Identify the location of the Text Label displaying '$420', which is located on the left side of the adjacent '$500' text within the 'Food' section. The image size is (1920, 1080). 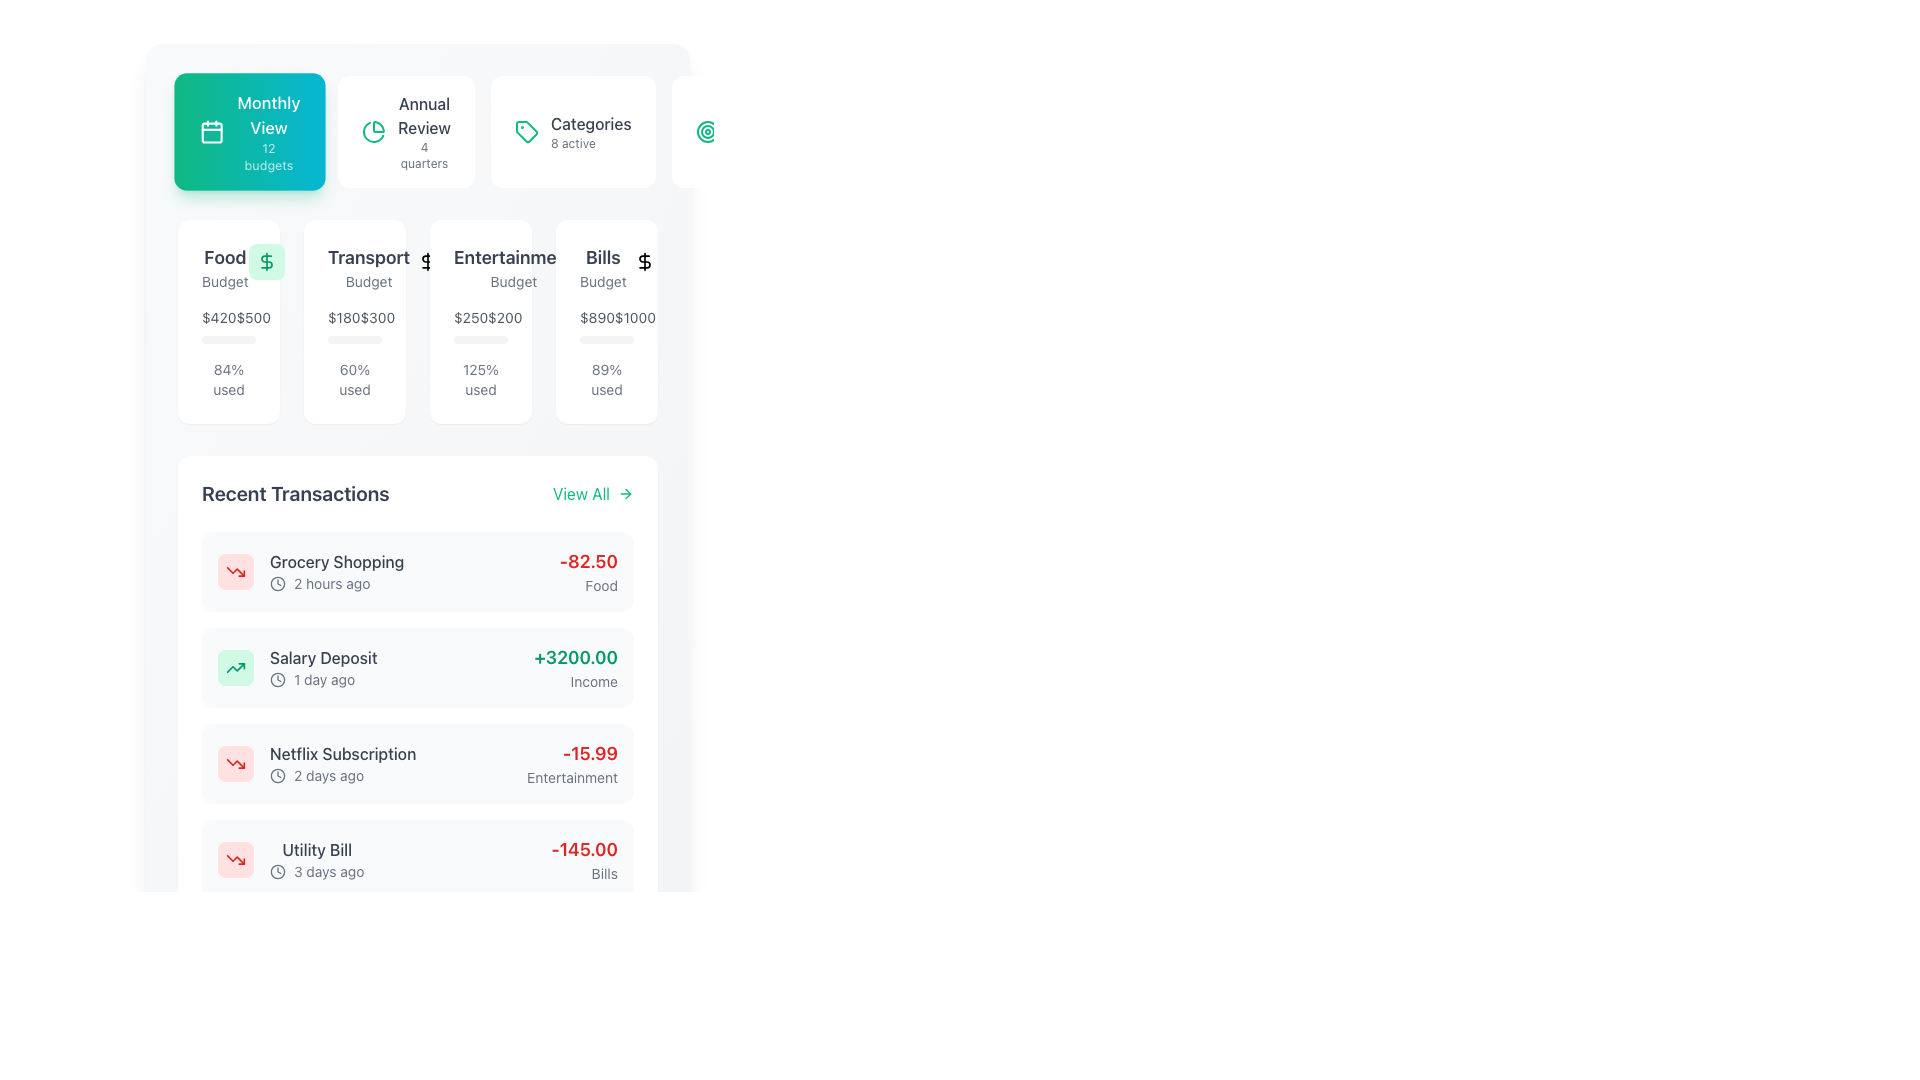
(219, 316).